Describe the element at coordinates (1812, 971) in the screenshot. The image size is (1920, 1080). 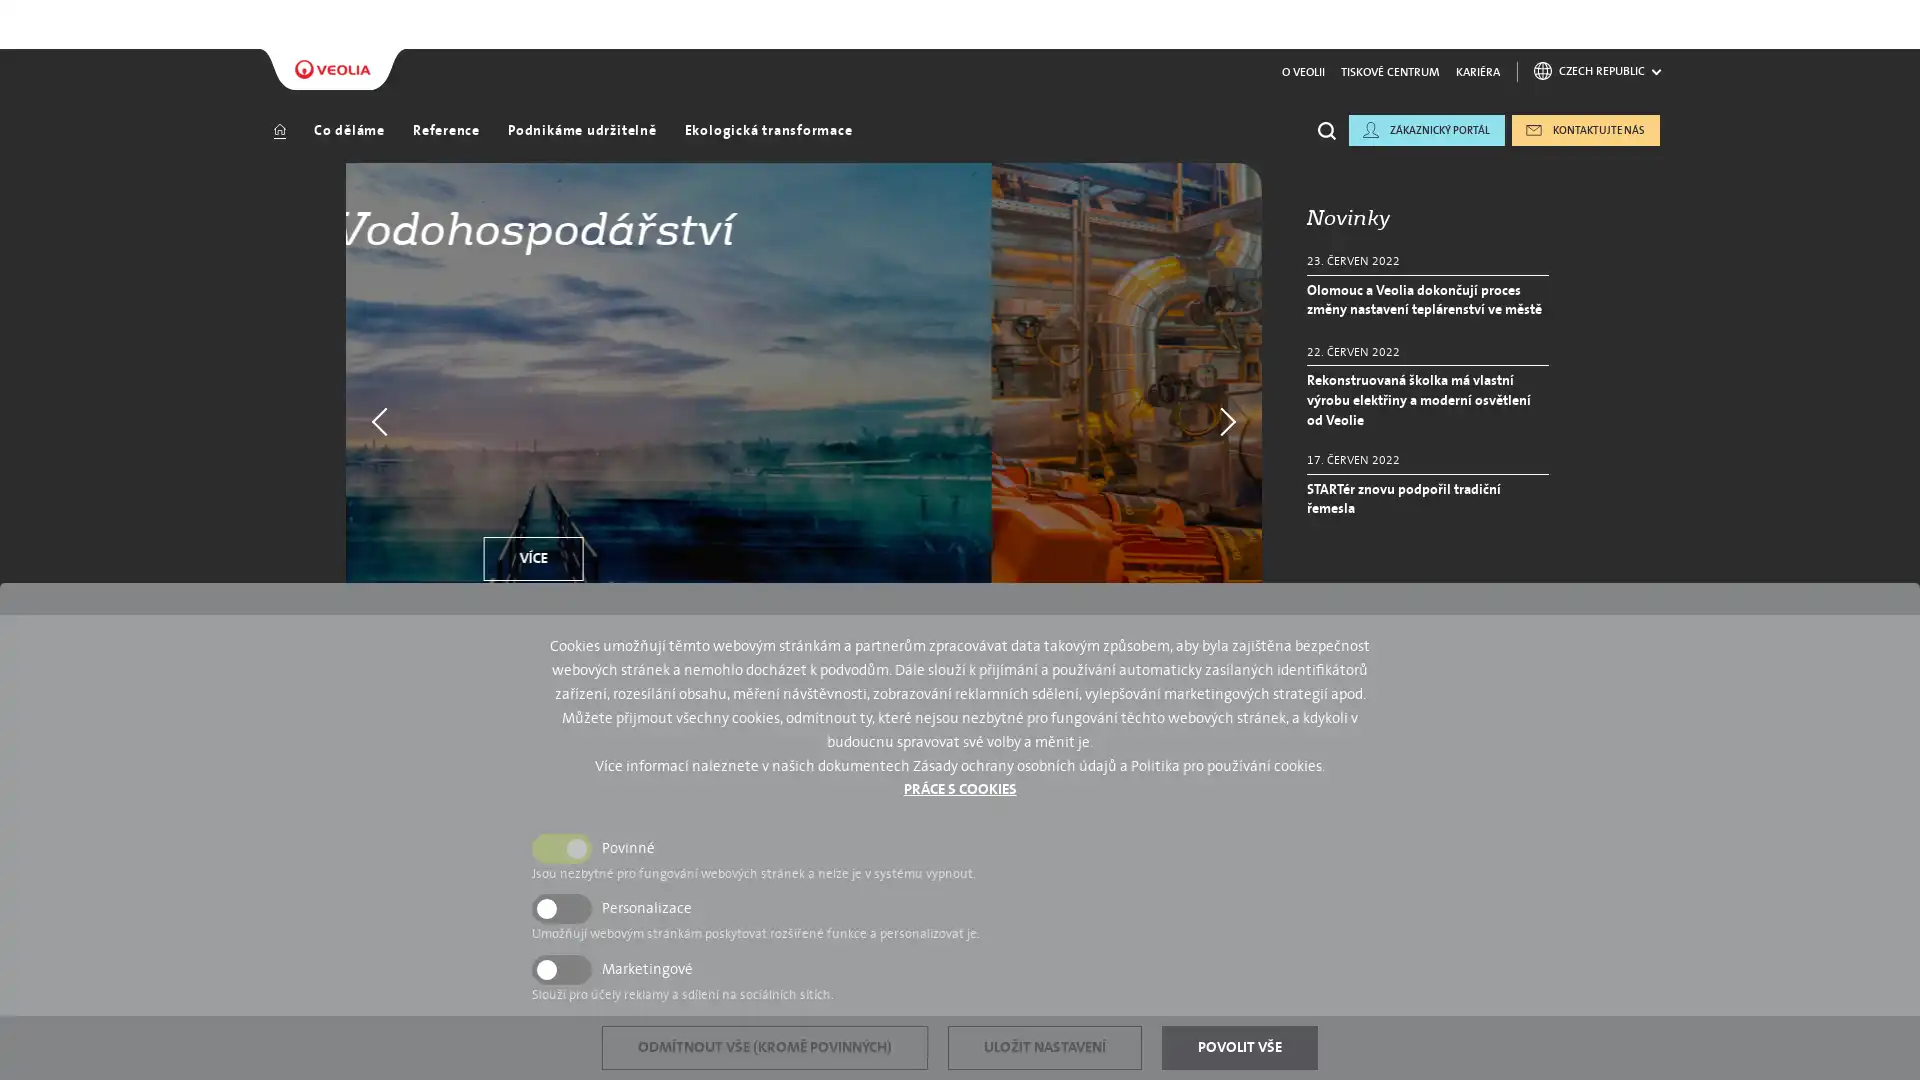
I see `Nahoru` at that location.